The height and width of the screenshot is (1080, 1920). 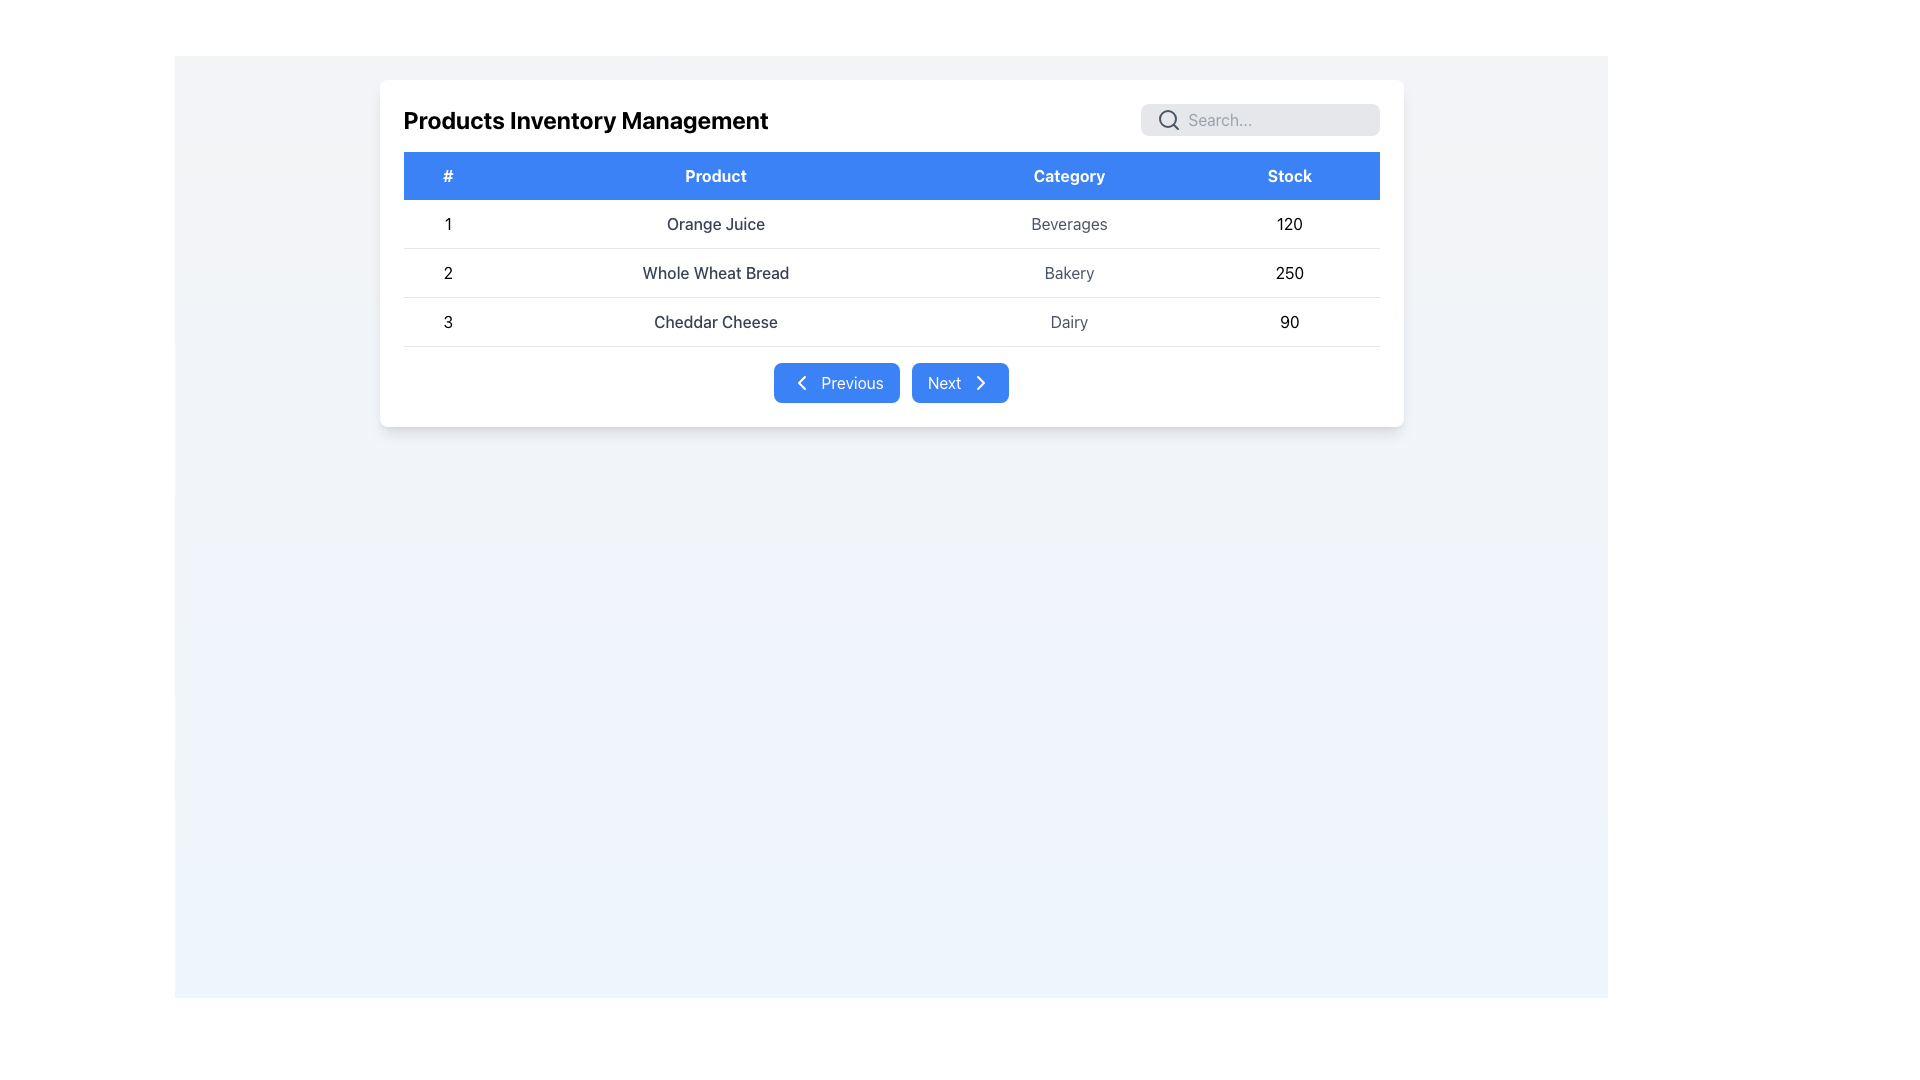 I want to click on the second row of the product inventory table, which is positioned between the first row for 'Orange Juice' and the third row for 'Cheddar Cheese', so click(x=890, y=273).